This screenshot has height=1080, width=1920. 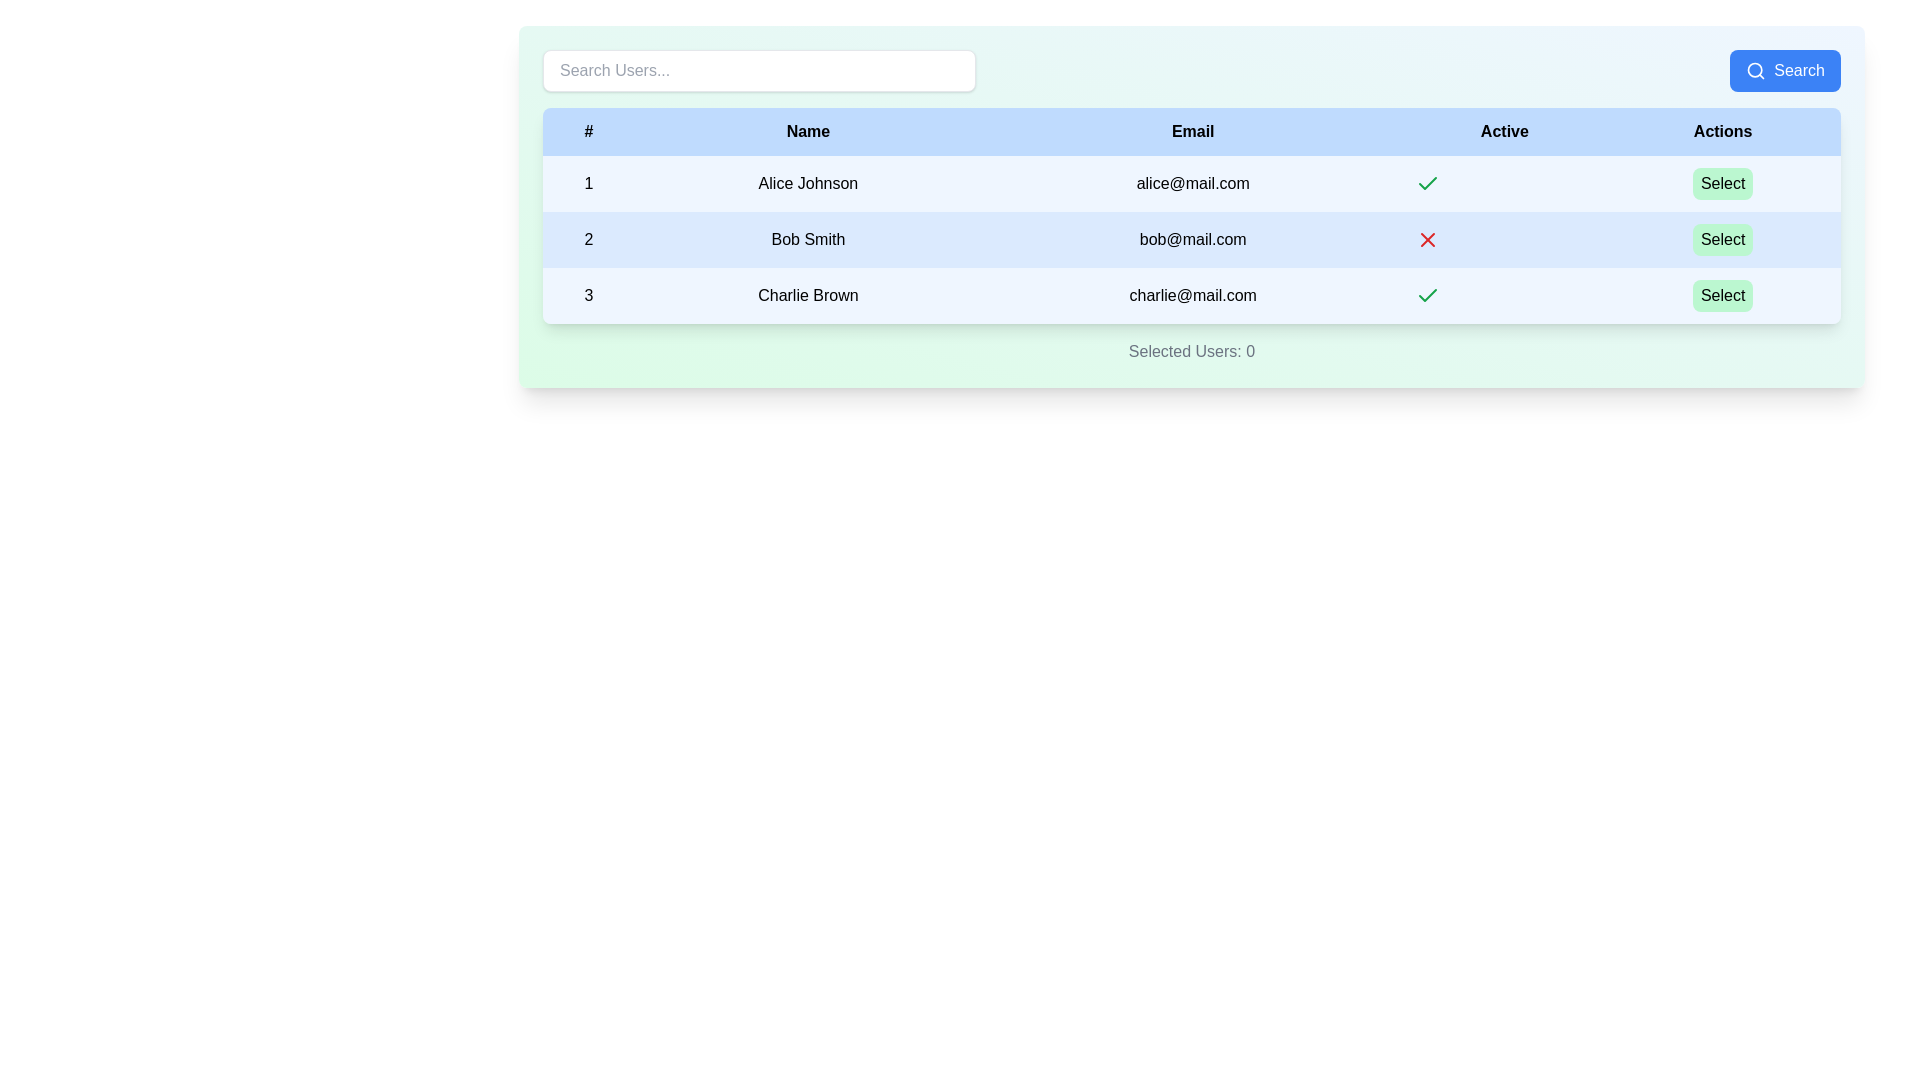 What do you see at coordinates (1722, 184) in the screenshot?
I see `the 'Select' button with a green background located in the 'Actions' column of the table, corresponding to the entry 'Alice Johnson.'` at bounding box center [1722, 184].